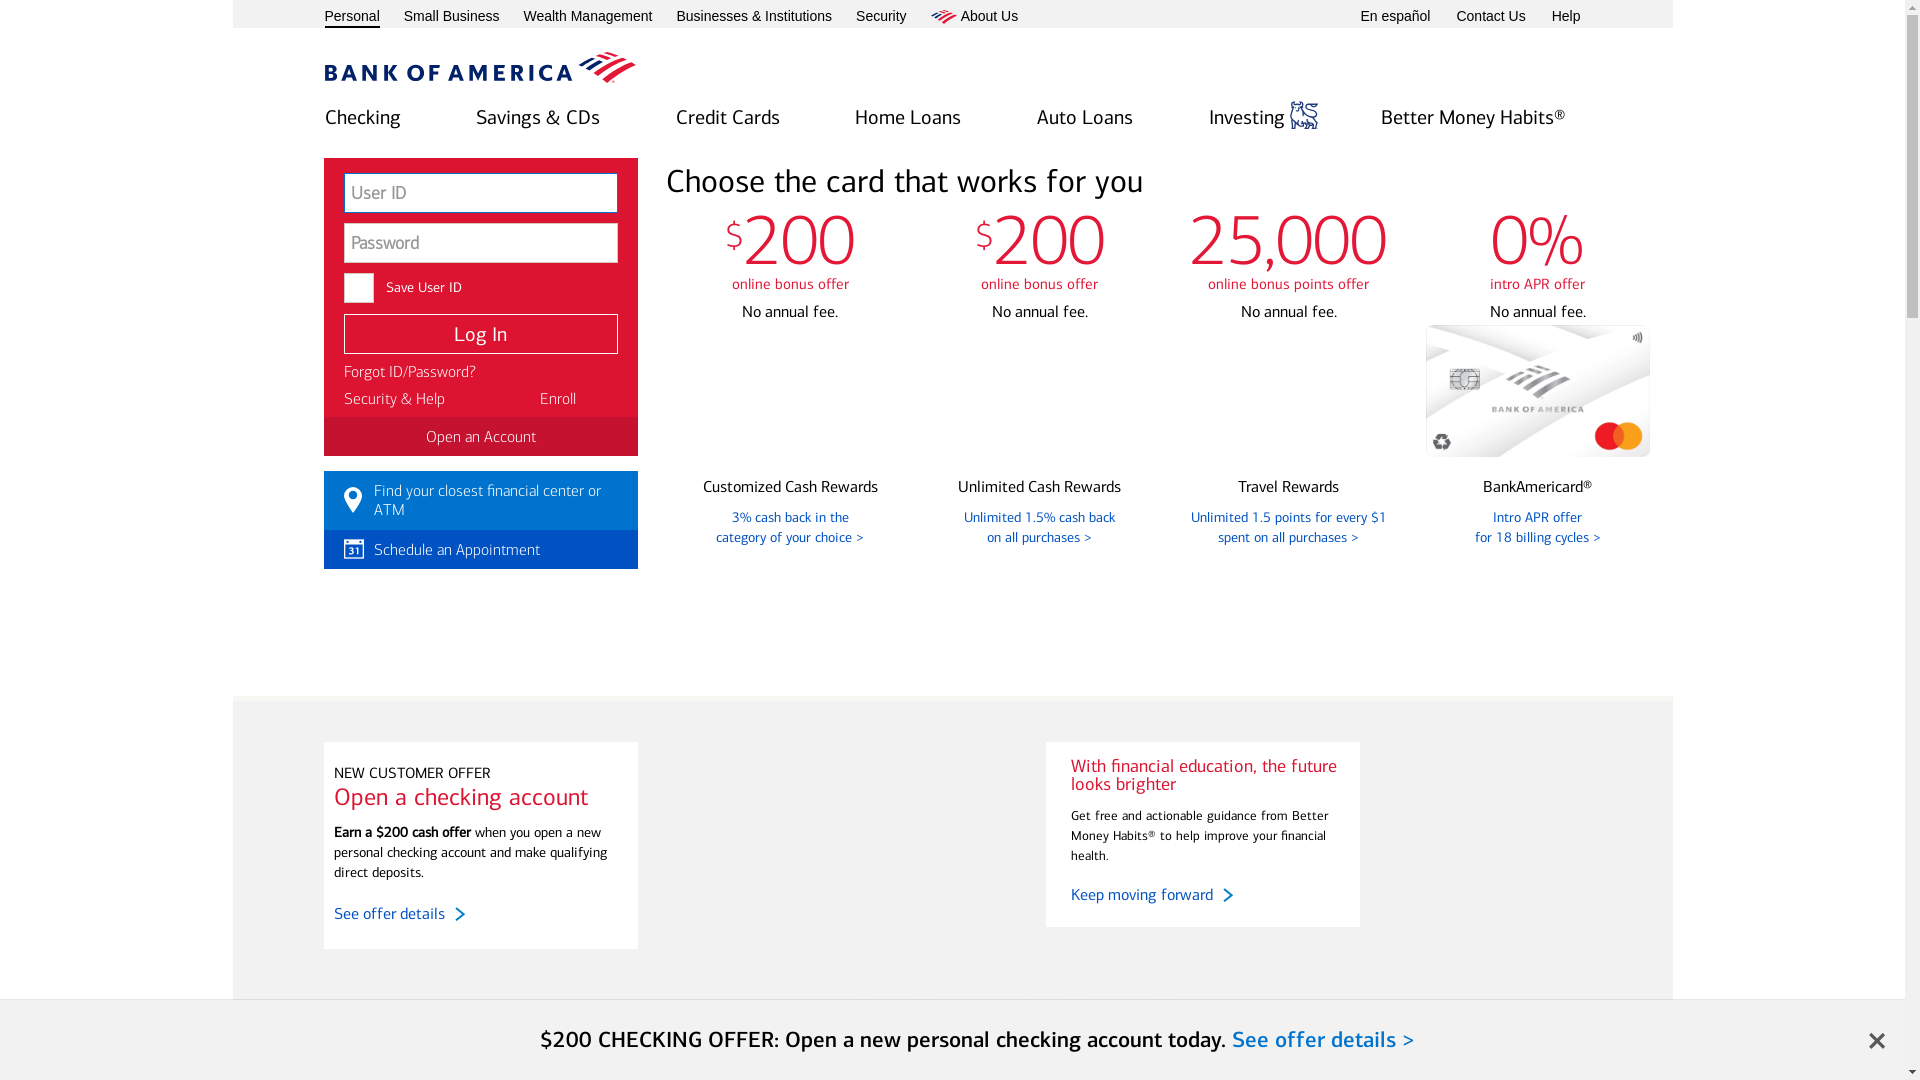 The height and width of the screenshot is (1080, 1920). Describe the element at coordinates (1208, 119) in the screenshot. I see `'Open` at that location.